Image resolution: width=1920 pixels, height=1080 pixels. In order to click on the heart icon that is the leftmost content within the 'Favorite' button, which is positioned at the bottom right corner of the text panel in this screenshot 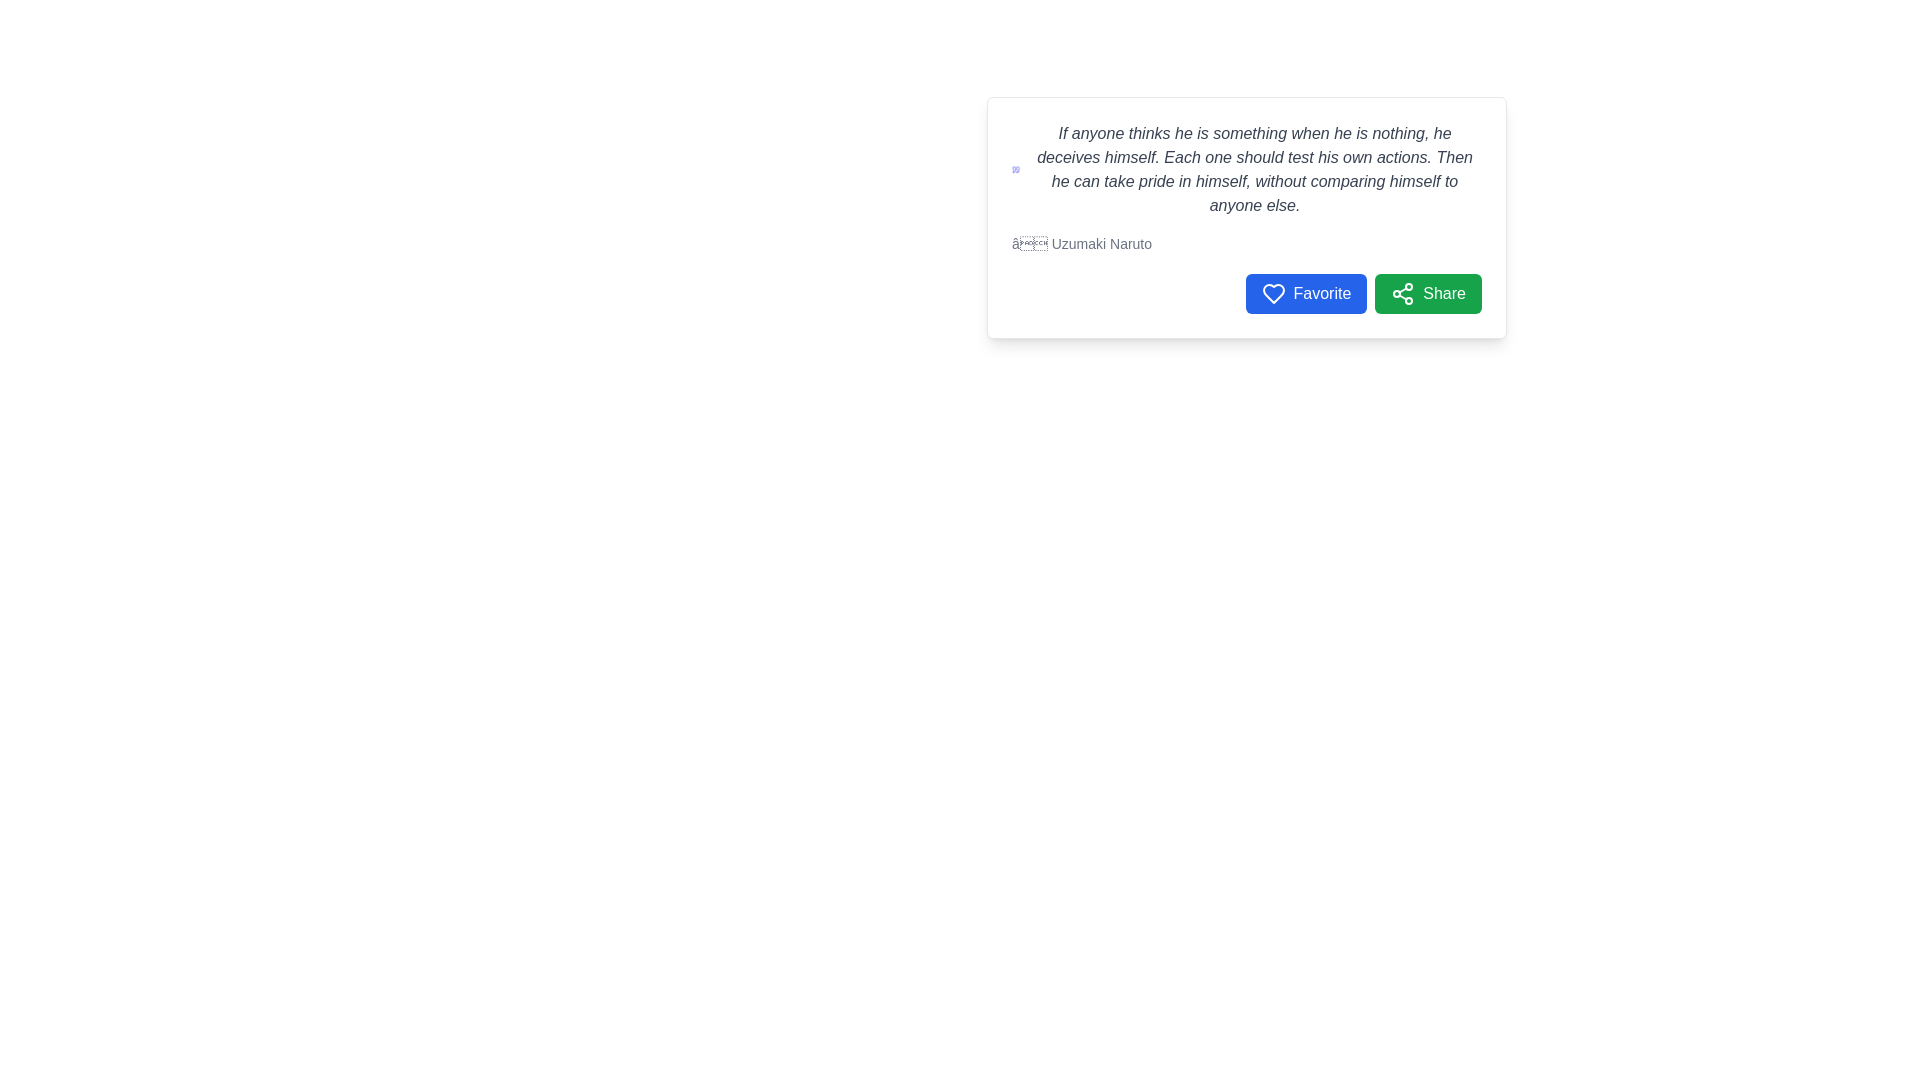, I will do `click(1272, 293)`.